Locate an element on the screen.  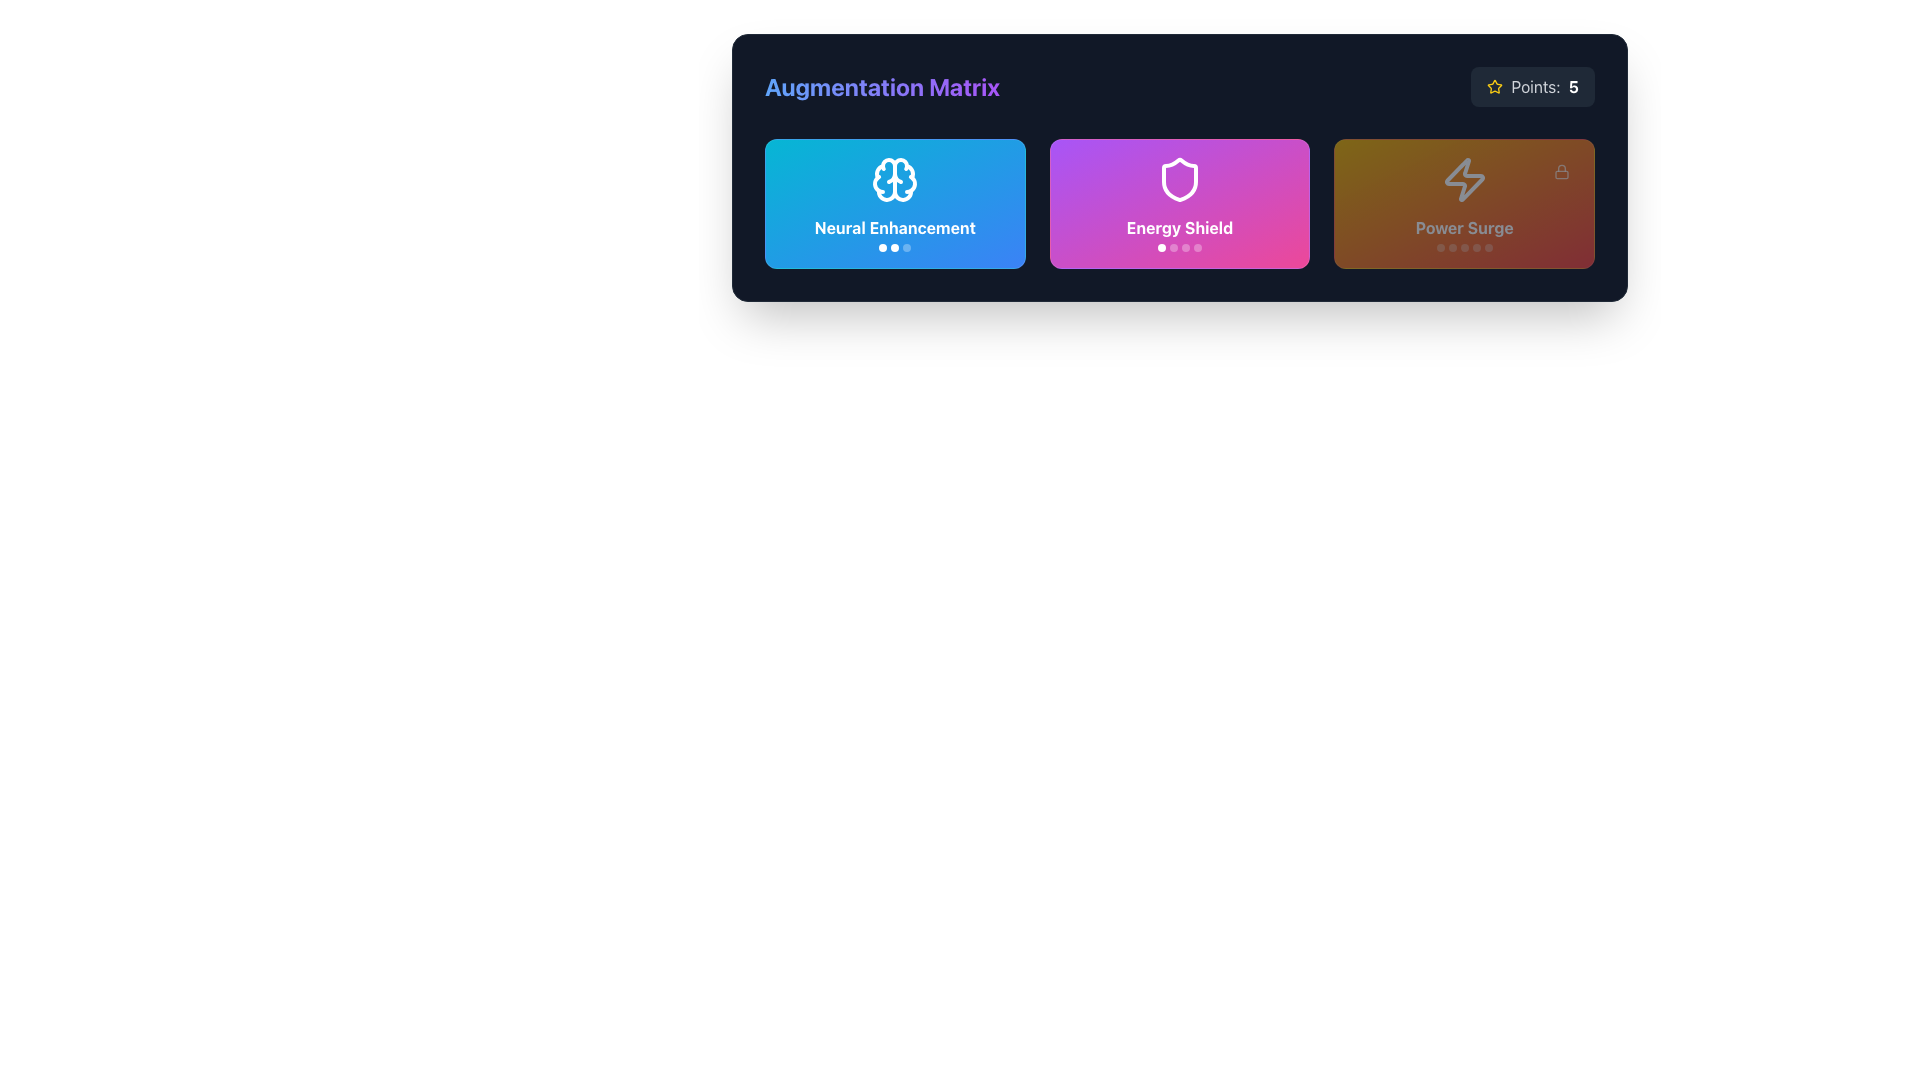
the 'Neural Enhancement' interactive card located in the first card of a set of three cards beneath the 'Augmentation Matrix' title is located at coordinates (894, 204).